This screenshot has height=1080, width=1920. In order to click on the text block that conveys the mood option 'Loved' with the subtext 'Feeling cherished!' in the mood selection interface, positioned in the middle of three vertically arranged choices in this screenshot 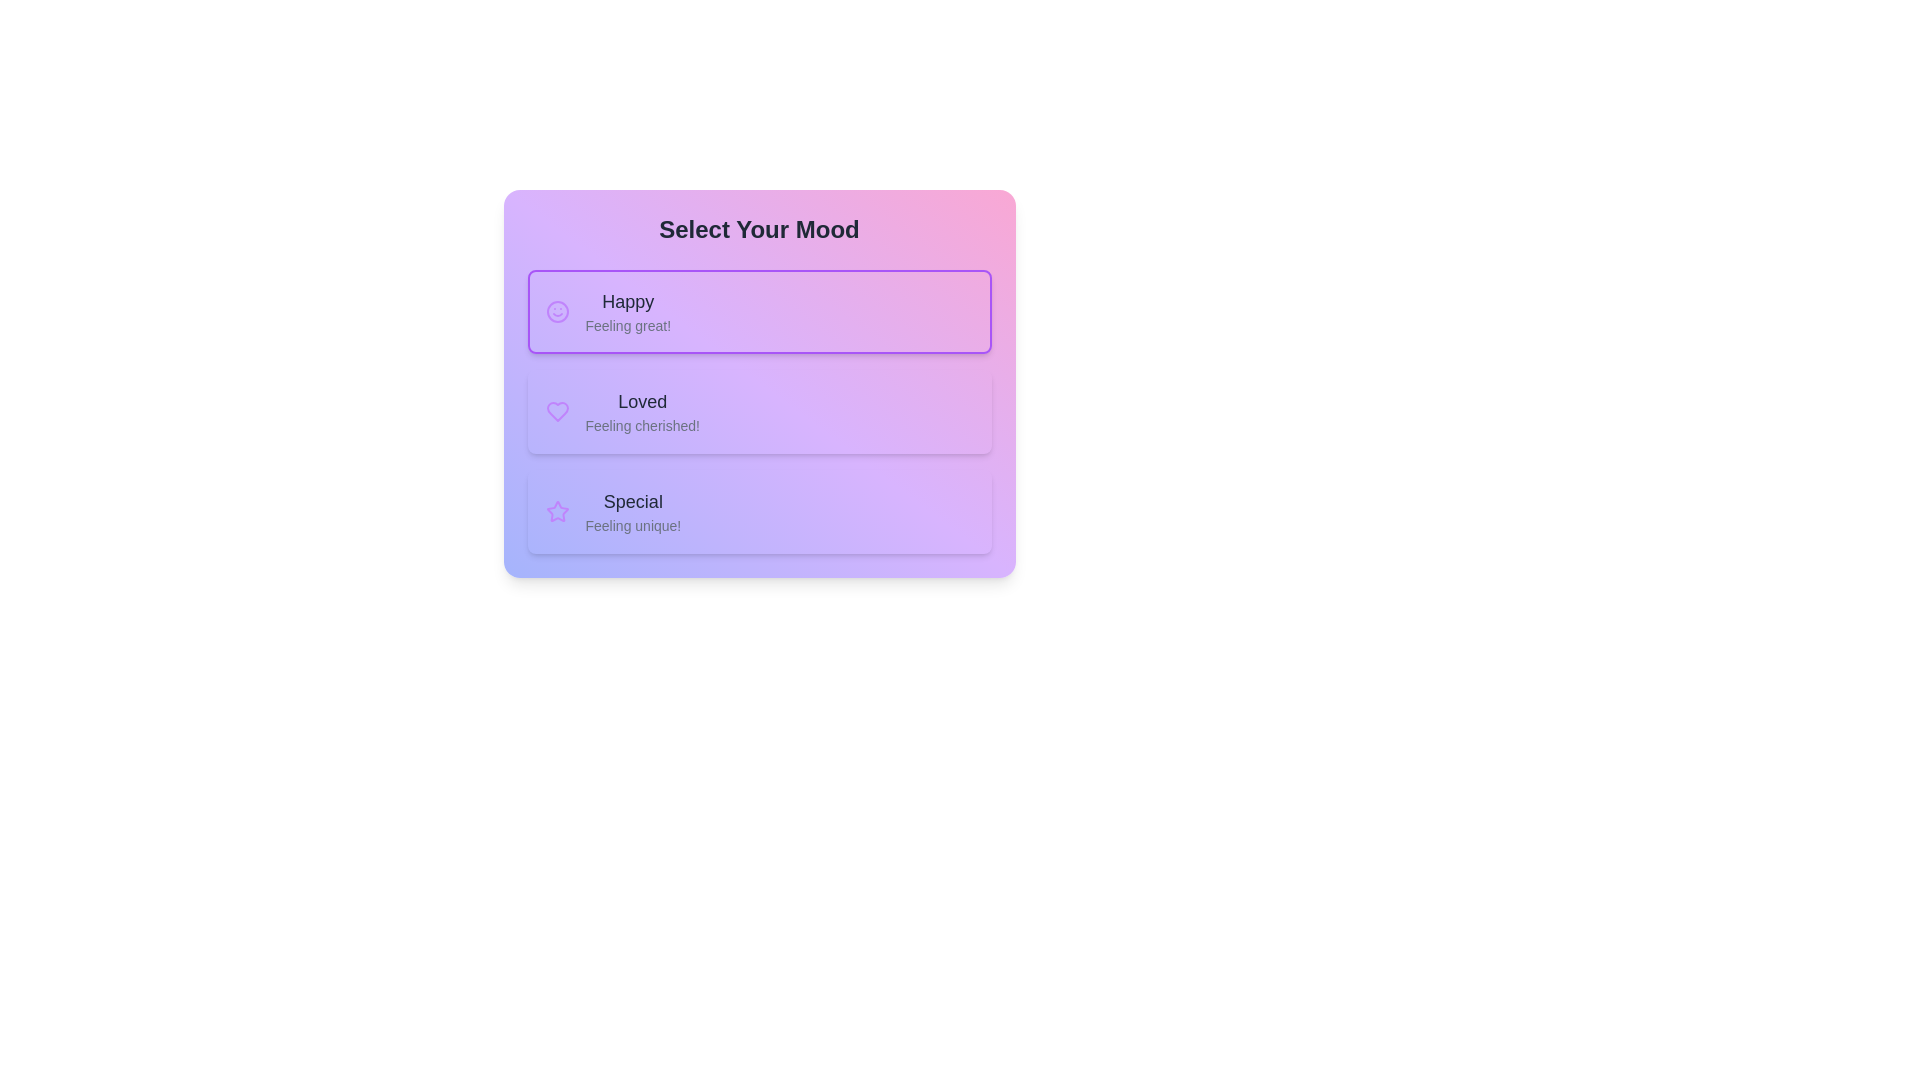, I will do `click(642, 411)`.